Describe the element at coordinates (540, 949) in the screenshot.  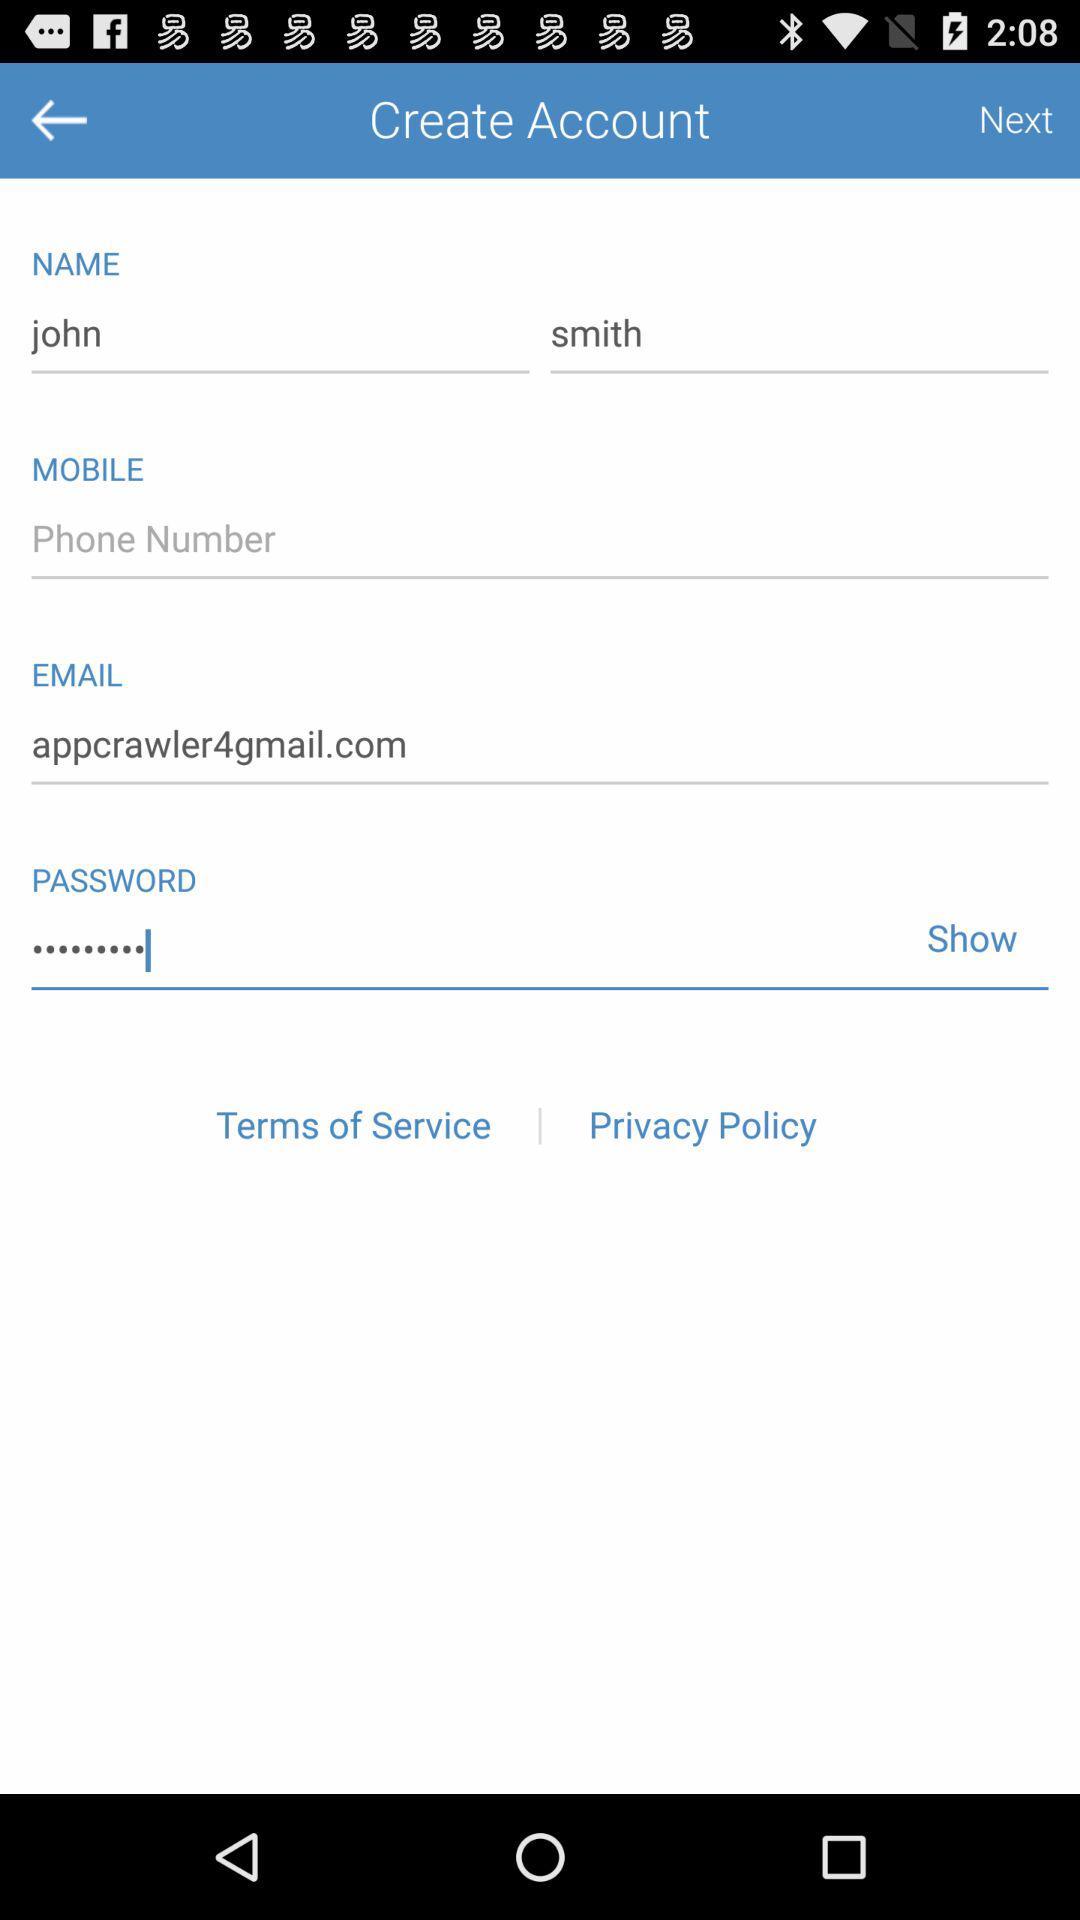
I see `the button above the terms of service` at that location.